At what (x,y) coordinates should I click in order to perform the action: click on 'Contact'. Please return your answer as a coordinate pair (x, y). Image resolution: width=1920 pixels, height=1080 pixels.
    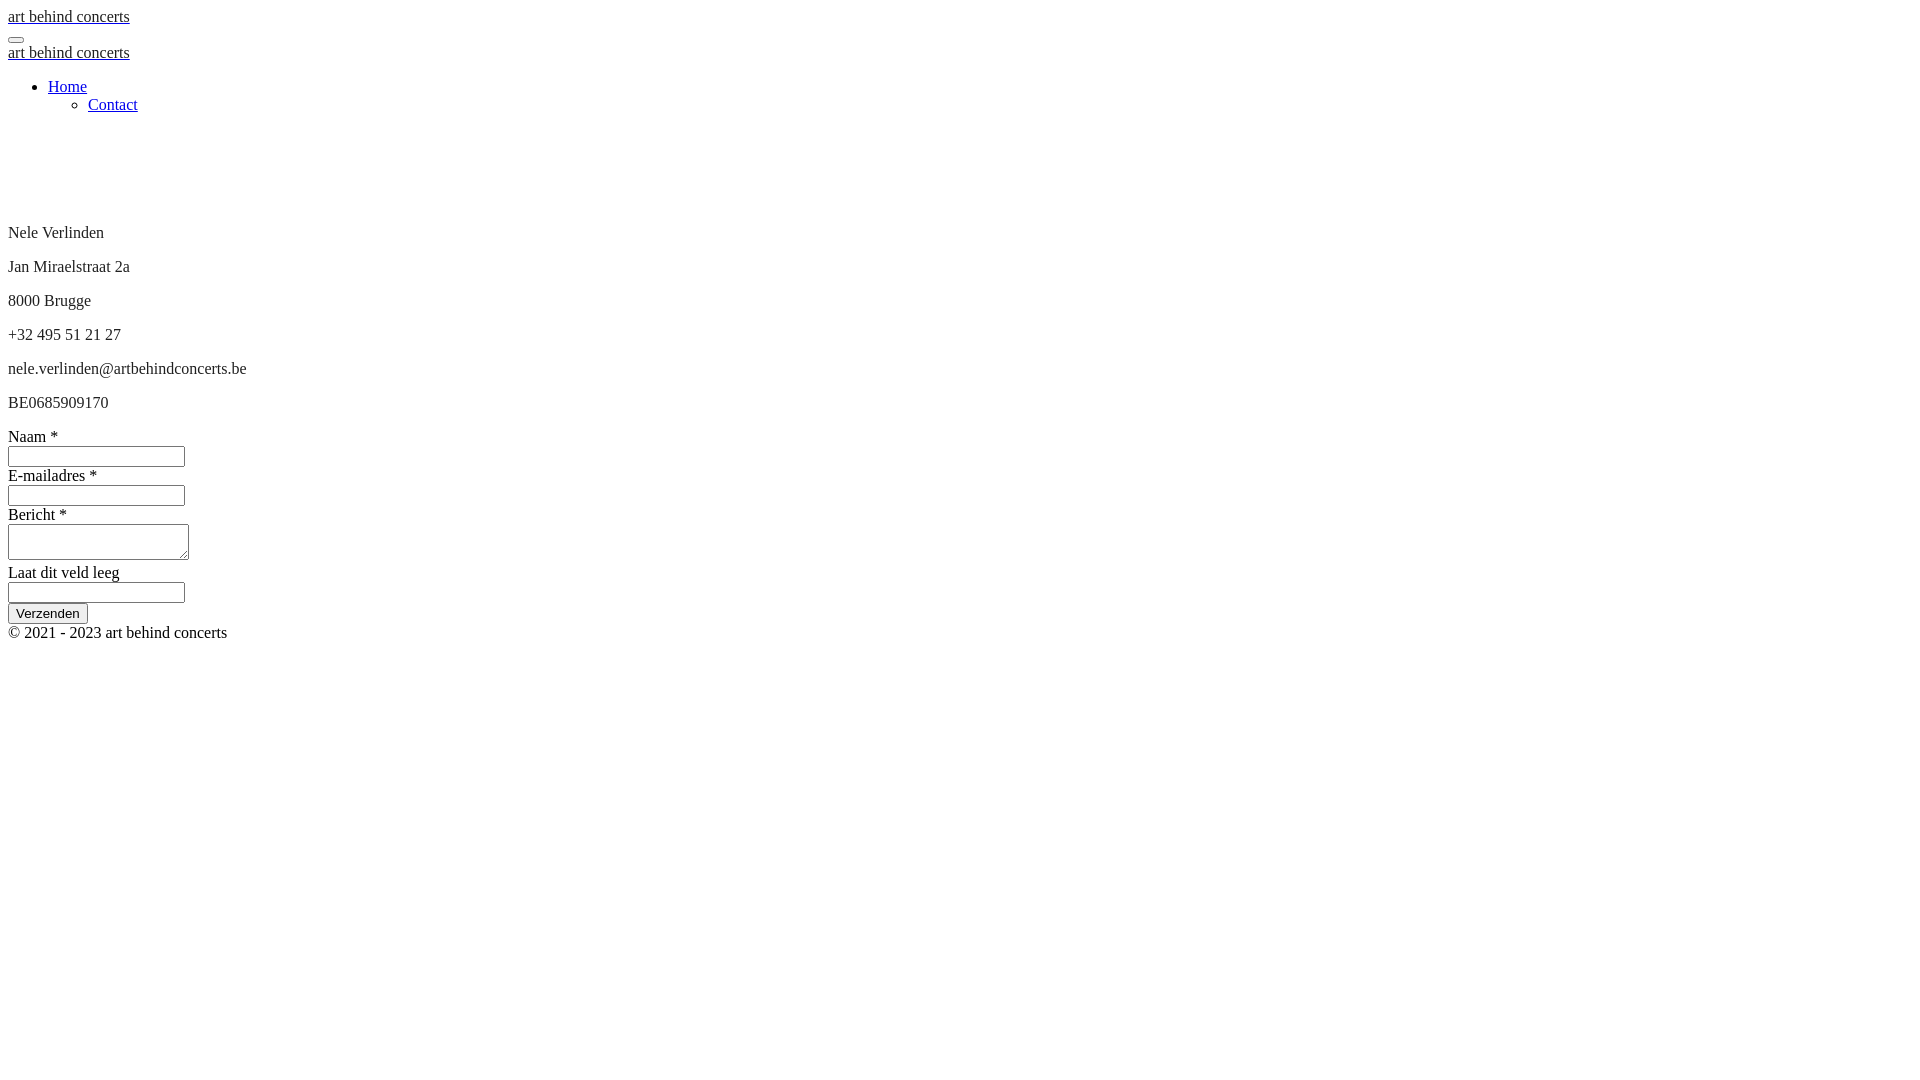
    Looking at the image, I should click on (112, 104).